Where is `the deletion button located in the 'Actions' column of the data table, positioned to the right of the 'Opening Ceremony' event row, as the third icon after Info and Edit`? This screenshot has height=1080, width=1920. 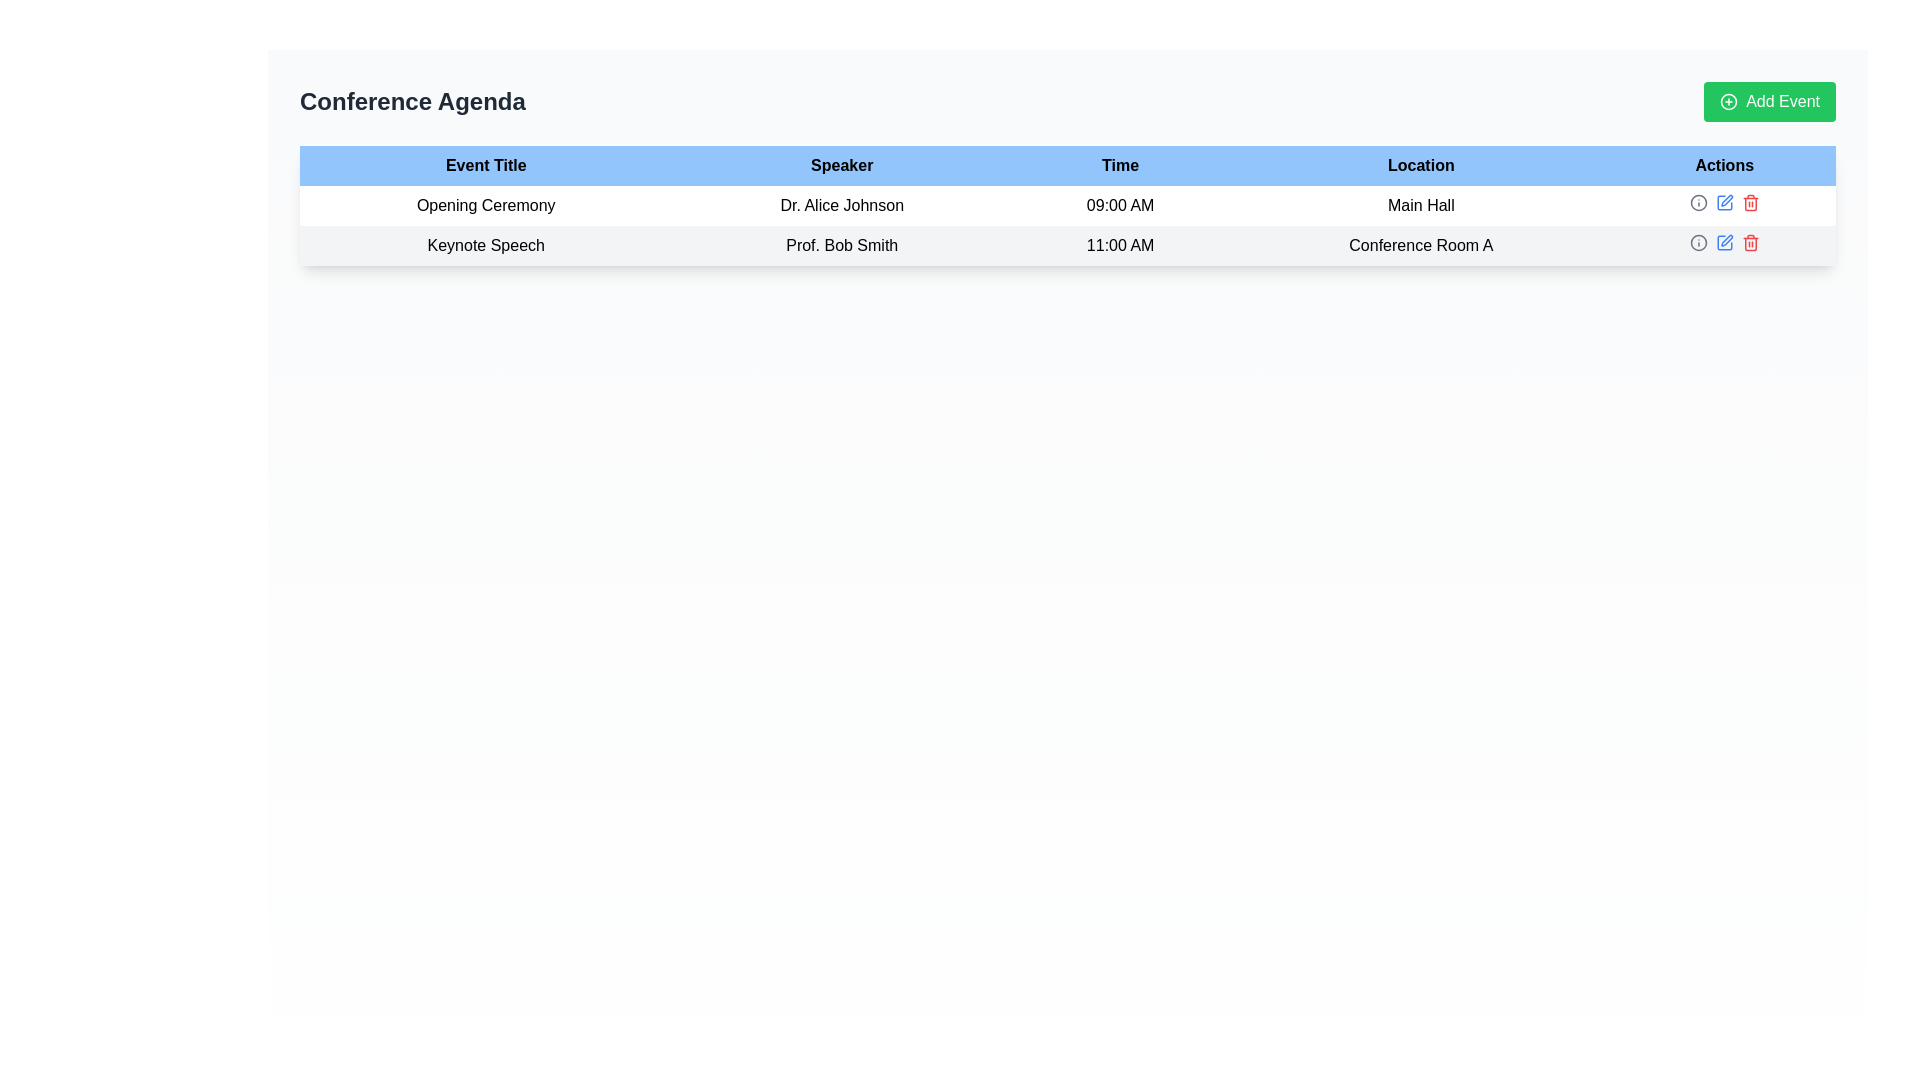 the deletion button located in the 'Actions' column of the data table, positioned to the right of the 'Opening Ceremony' event row, as the third icon after Info and Edit is located at coordinates (1749, 203).